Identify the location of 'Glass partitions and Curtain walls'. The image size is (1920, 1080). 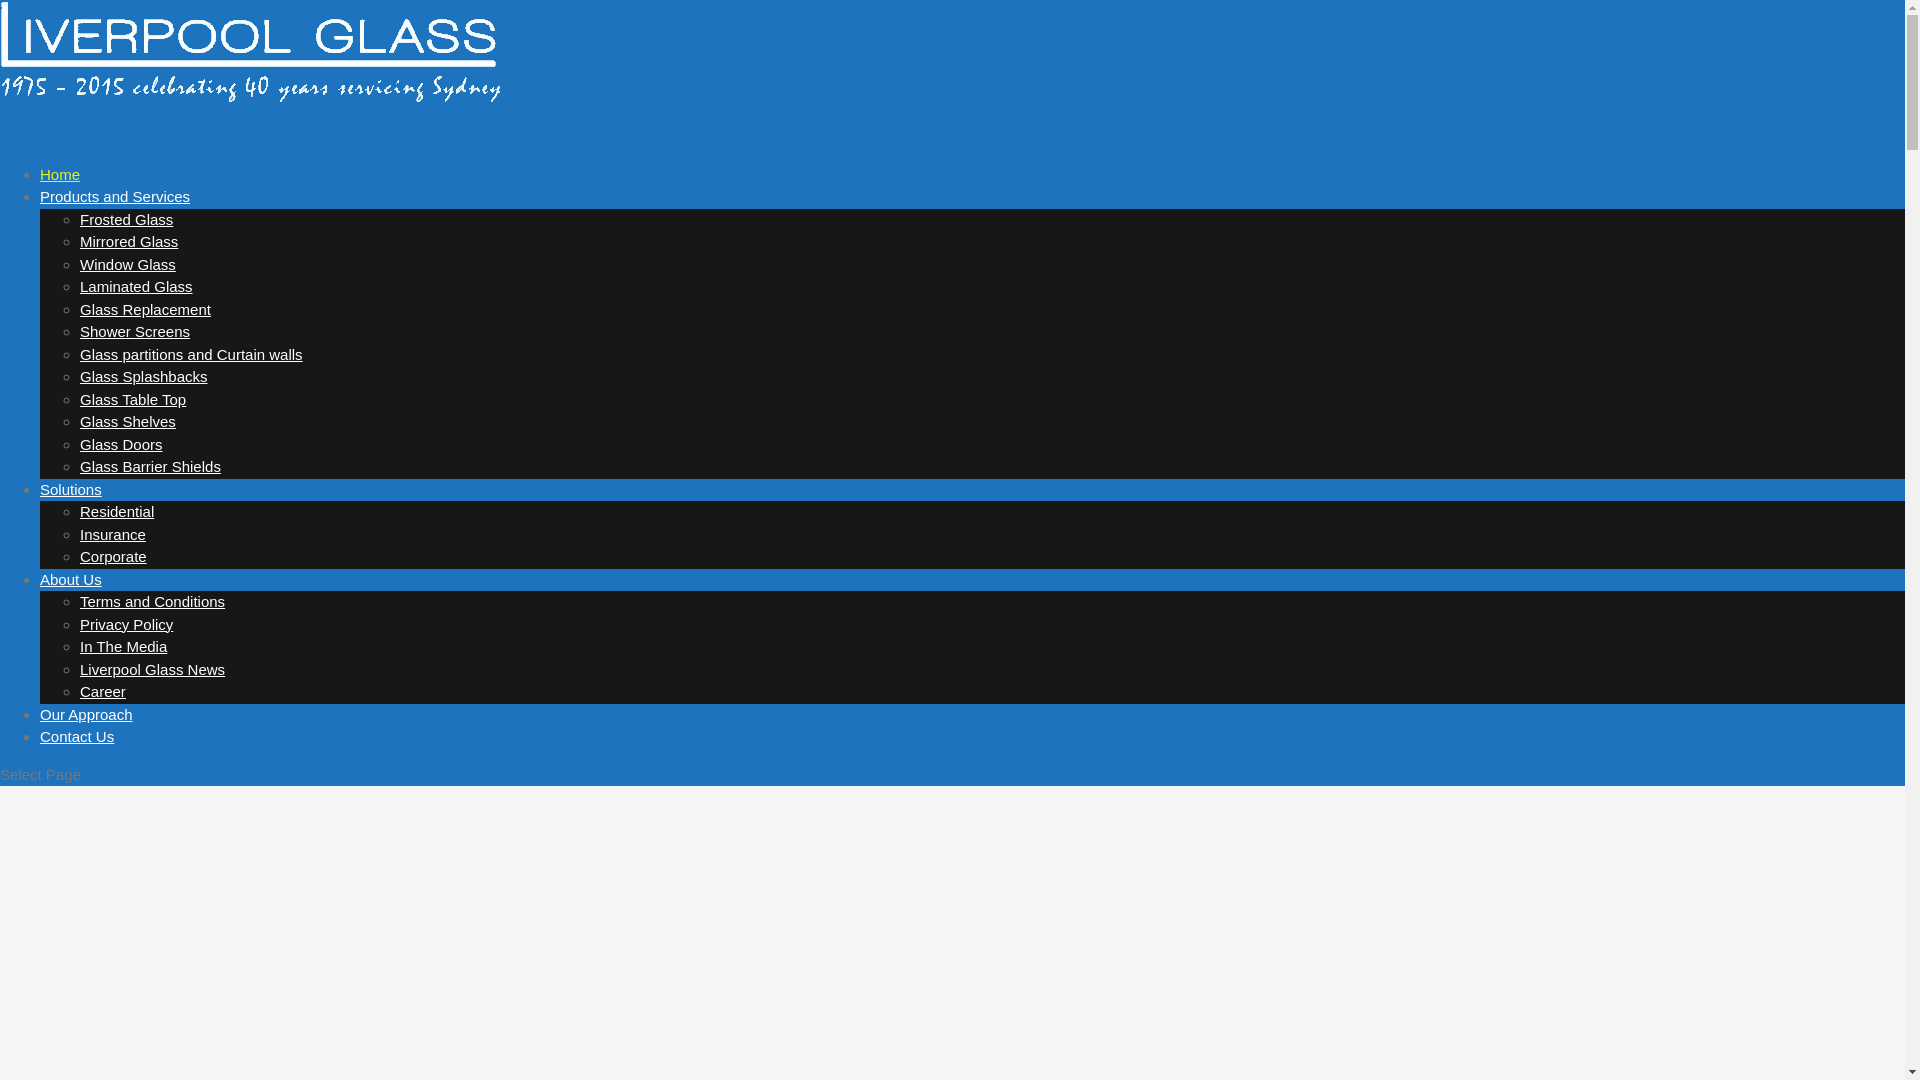
(191, 353).